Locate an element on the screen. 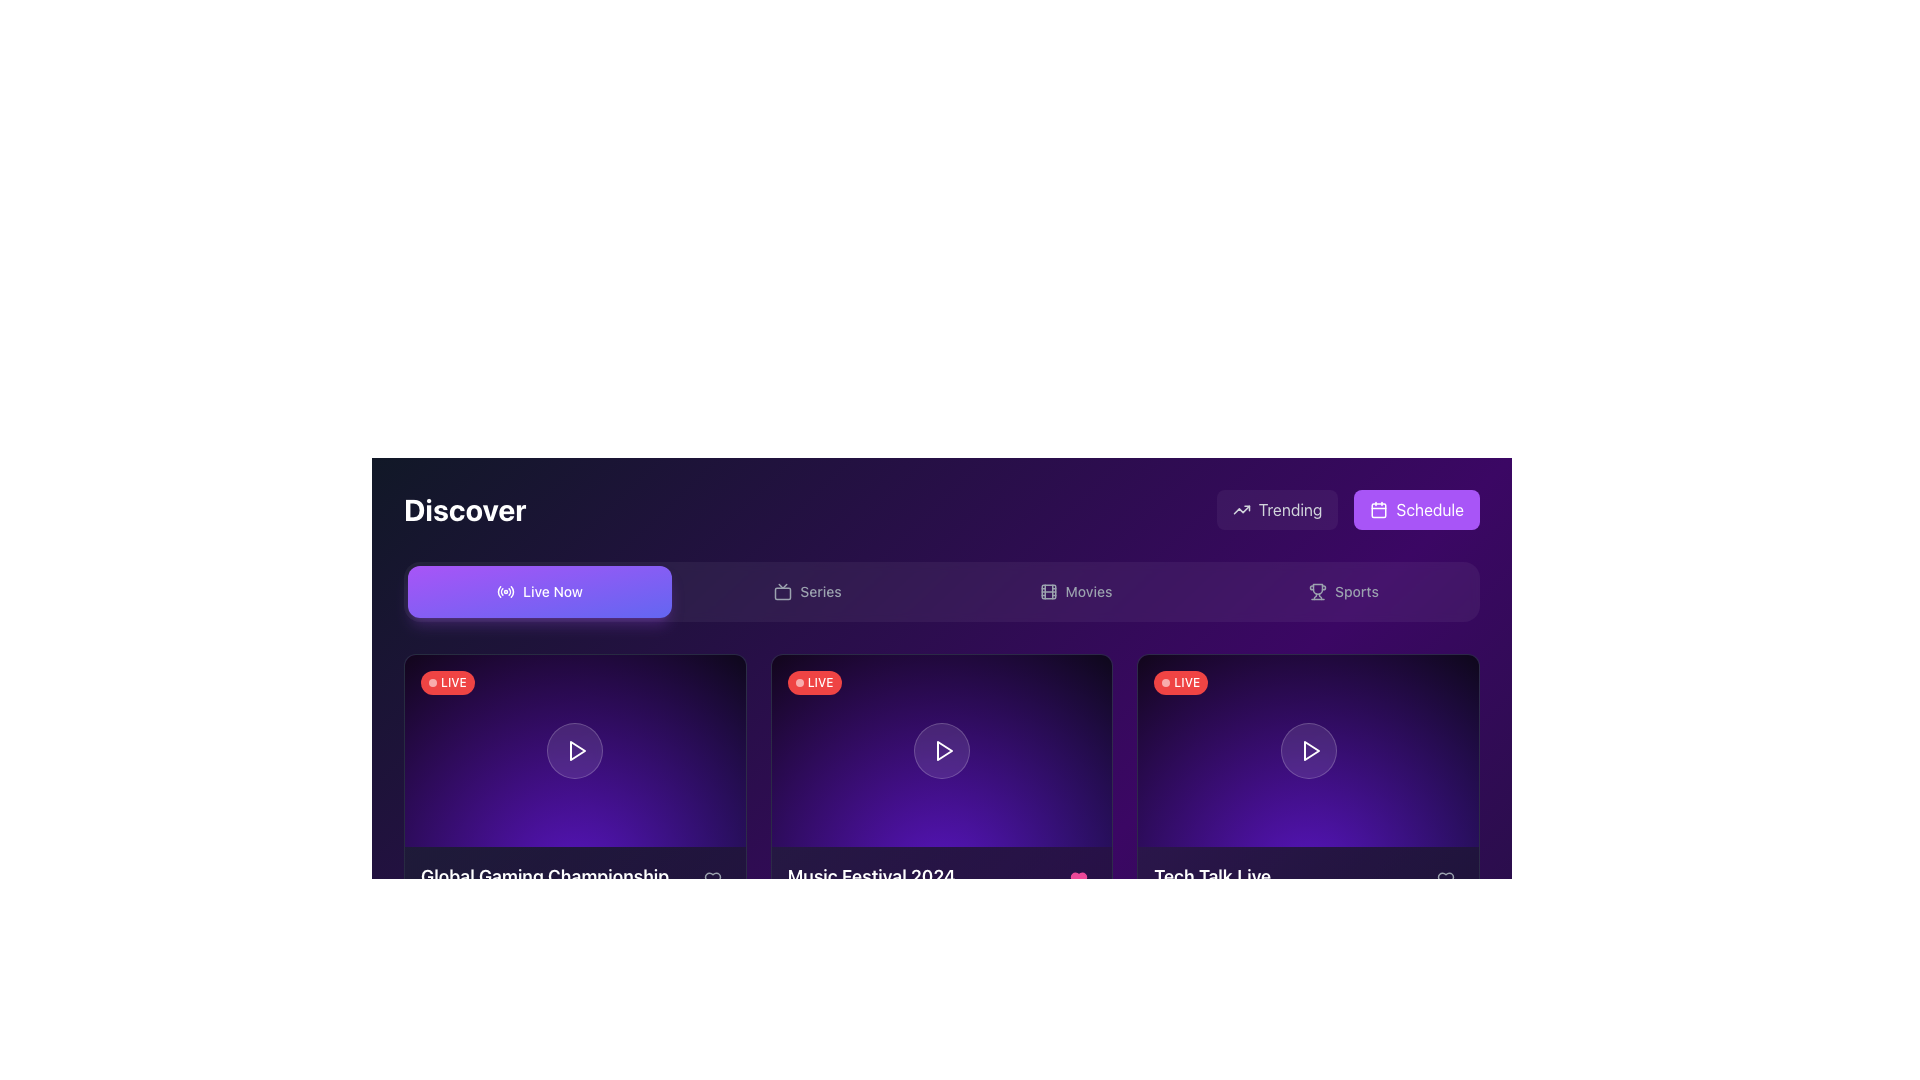 Image resolution: width=1920 pixels, height=1080 pixels. the interactive card with a play button that features a gradient from purple to indigo and has a 'LIVE' label in the top-left corner is located at coordinates (574, 750).